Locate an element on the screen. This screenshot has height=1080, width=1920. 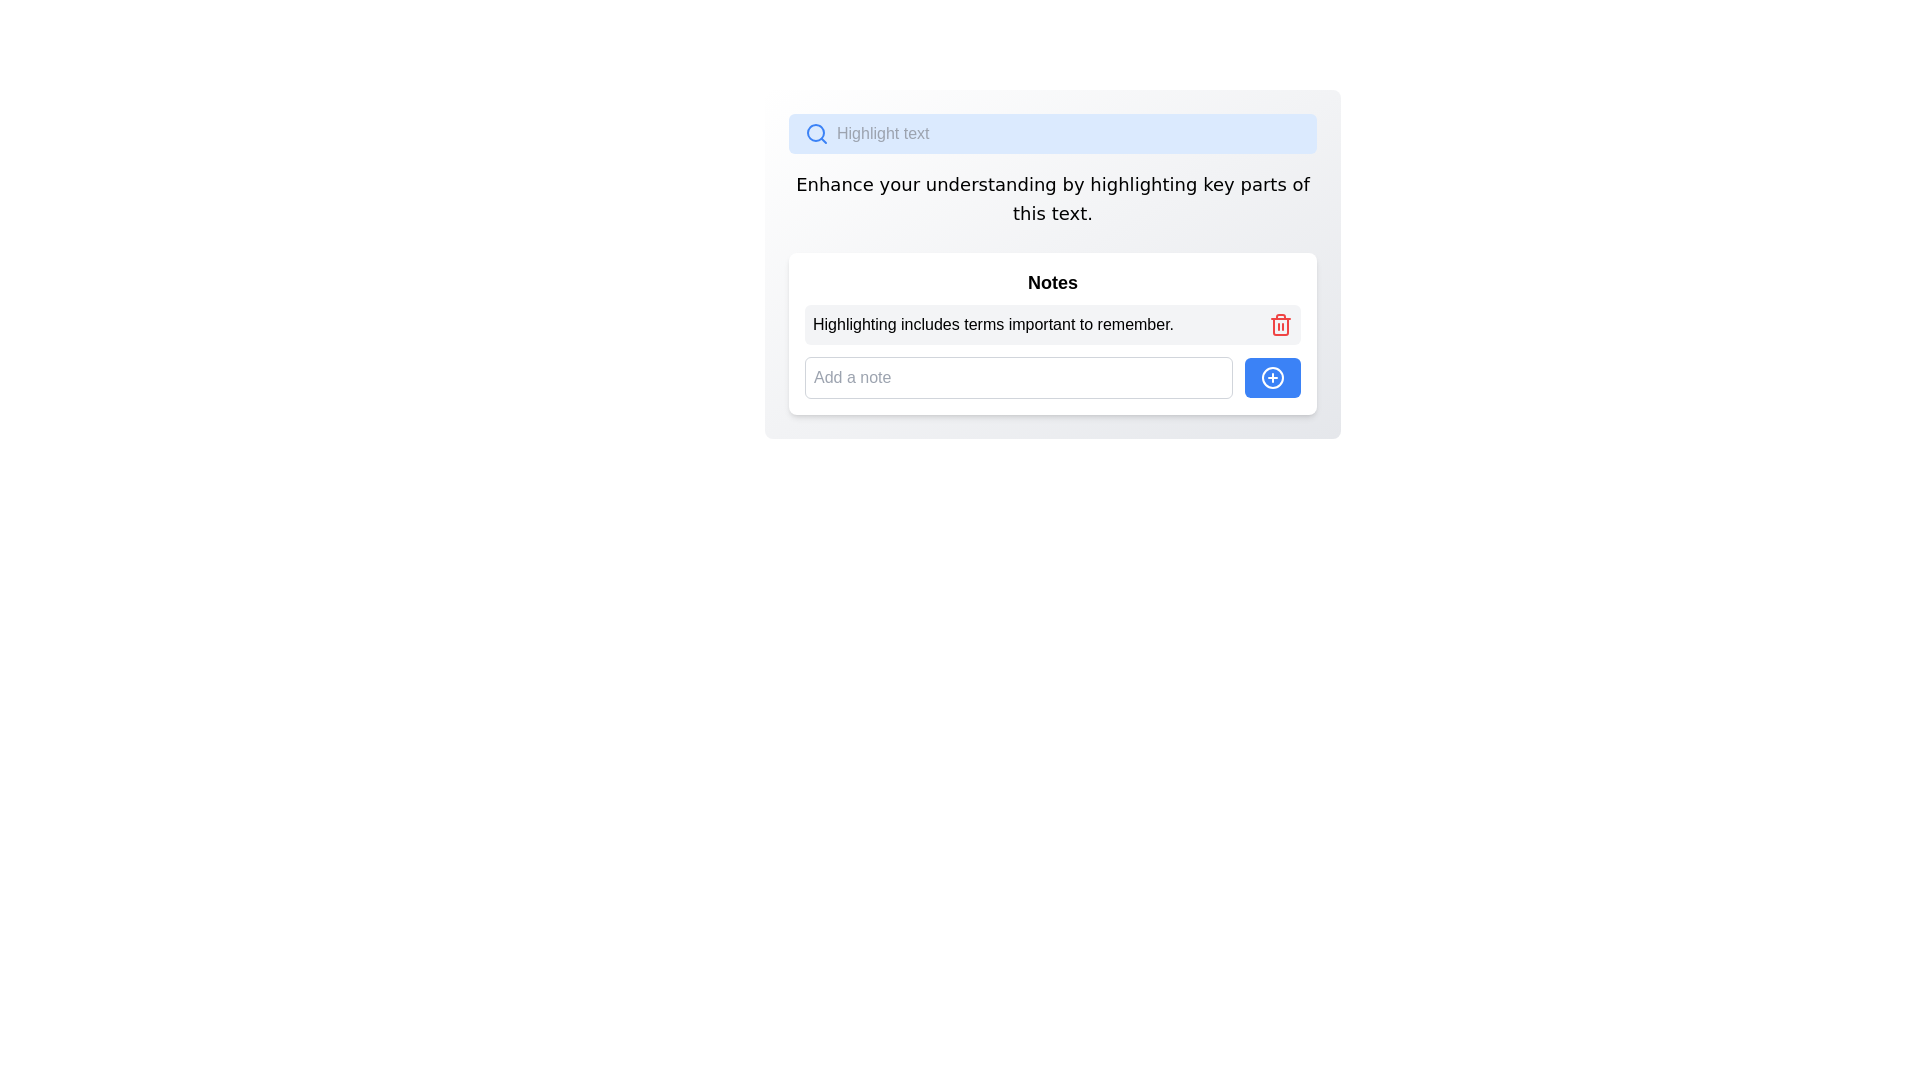
the lowercase letter 'n' in the word 'highlighting' within the instruction text that says 'Enhance your understanding by highlighting key parts of this text.' is located at coordinates (1180, 184).